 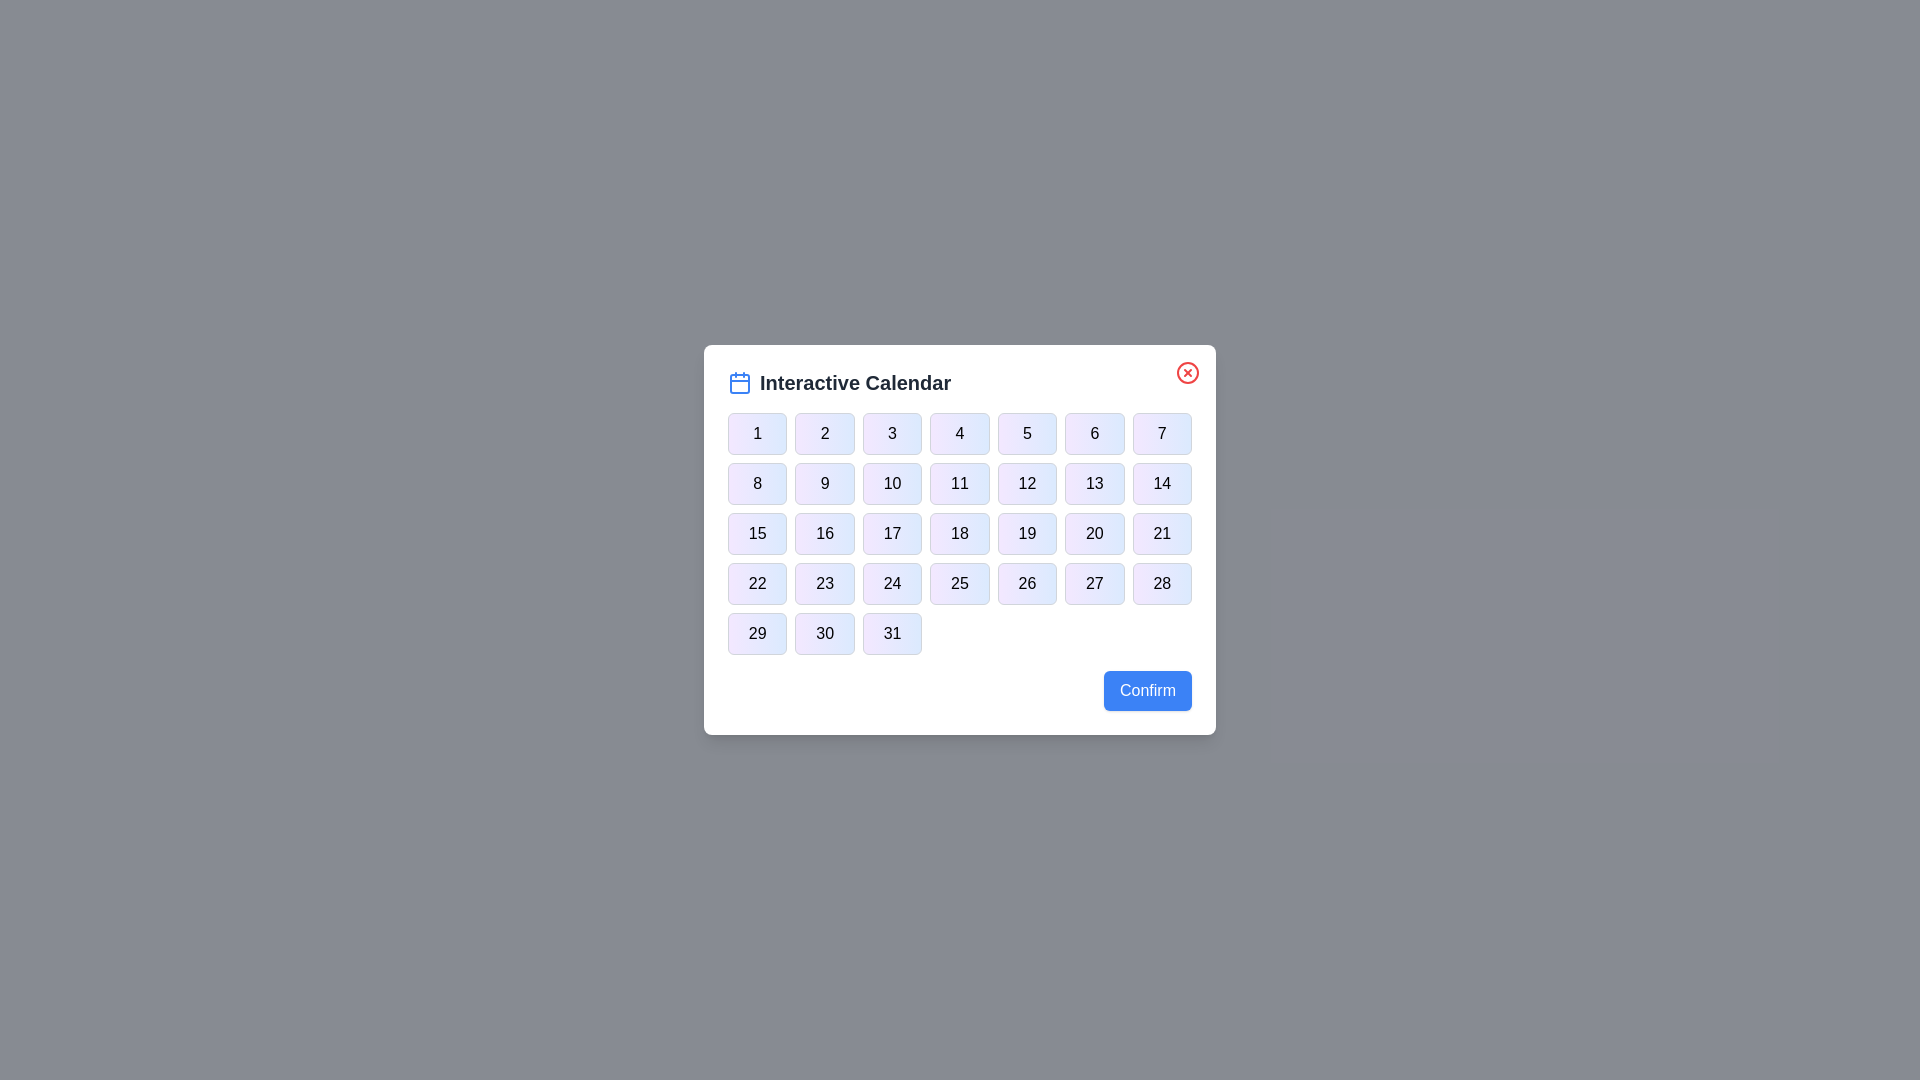 What do you see at coordinates (960, 583) in the screenshot?
I see `the button corresponding to day 25 in the calendar` at bounding box center [960, 583].